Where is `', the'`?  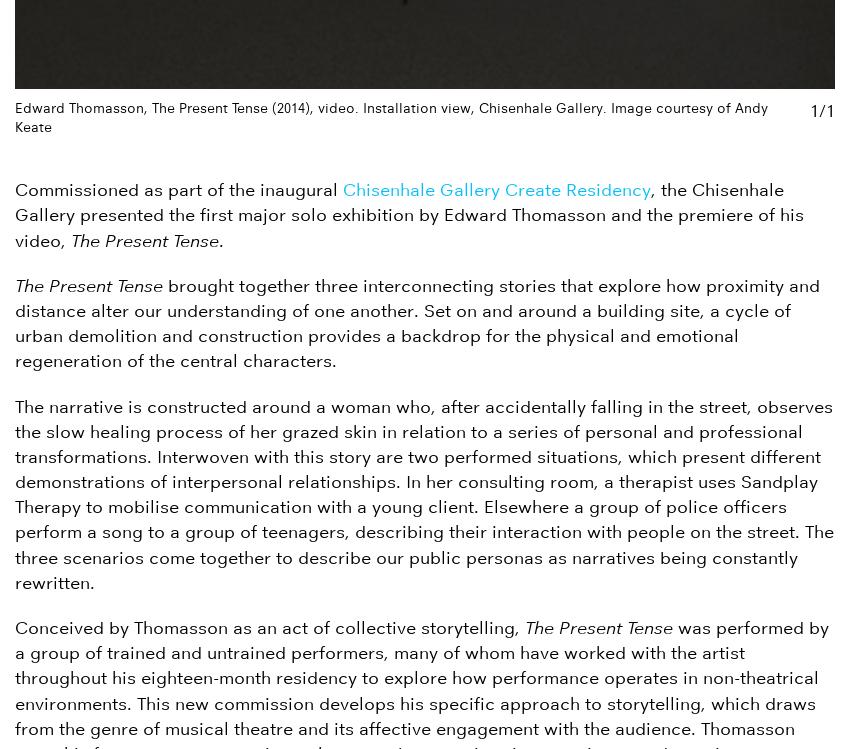
', the' is located at coordinates (671, 189).